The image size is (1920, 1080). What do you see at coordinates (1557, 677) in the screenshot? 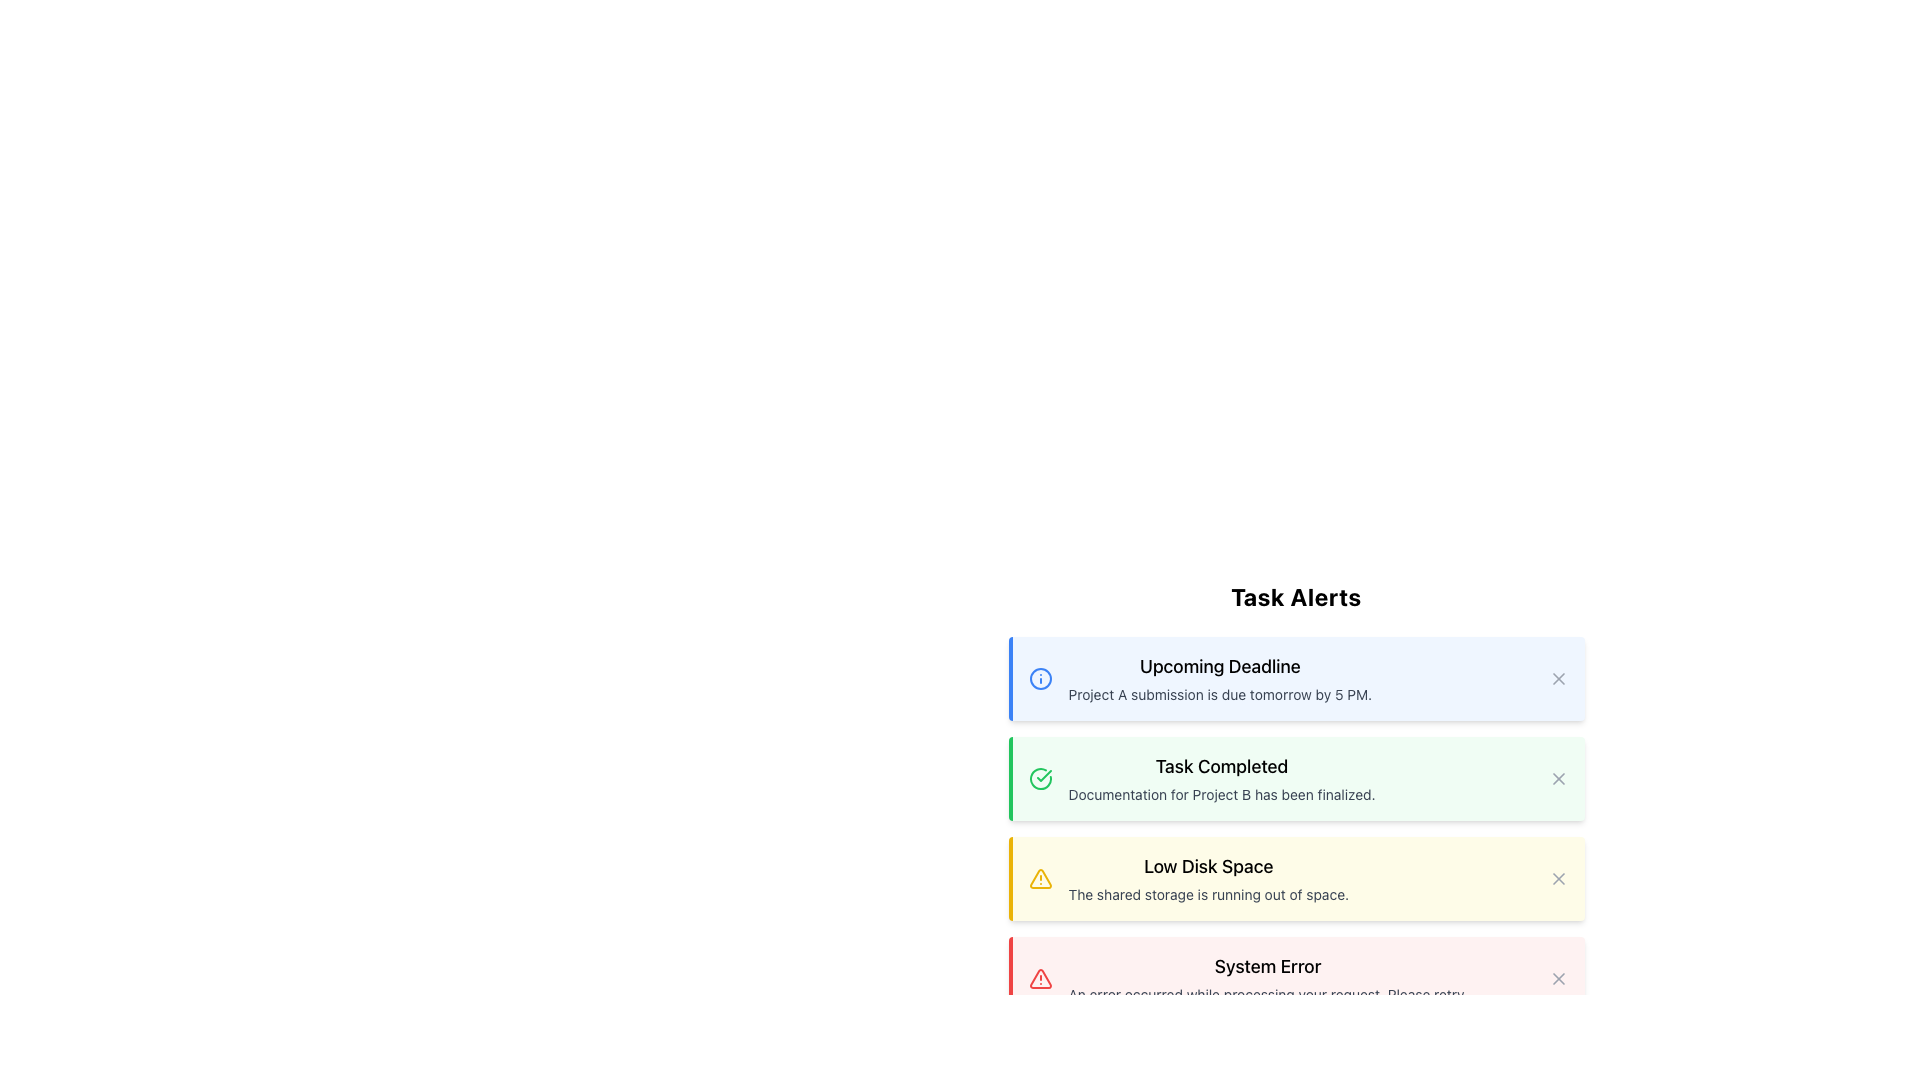
I see `the small grey 'X' button located at the top-right corner of the 'Upcoming Deadline' notification card for visual feedback` at bounding box center [1557, 677].